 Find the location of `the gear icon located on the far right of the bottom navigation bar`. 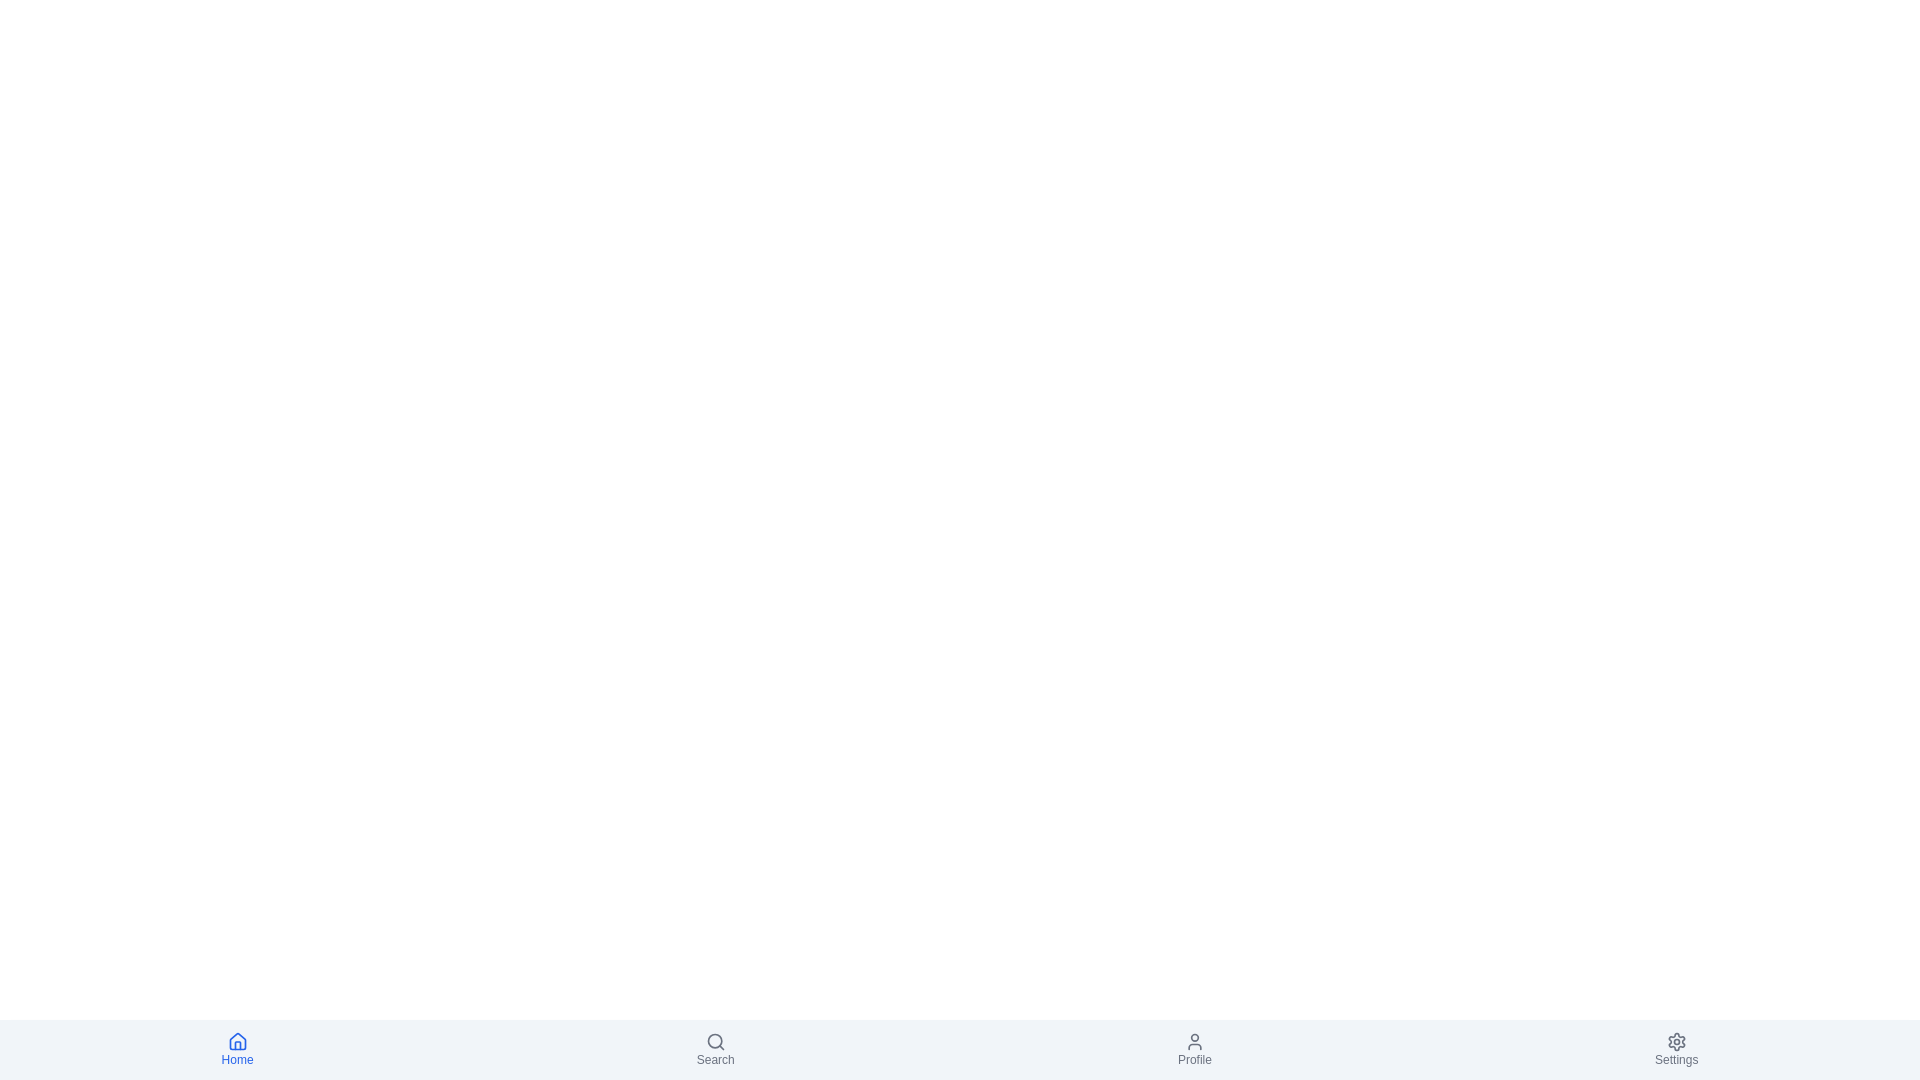

the gear icon located on the far right of the bottom navigation bar is located at coordinates (1676, 1040).